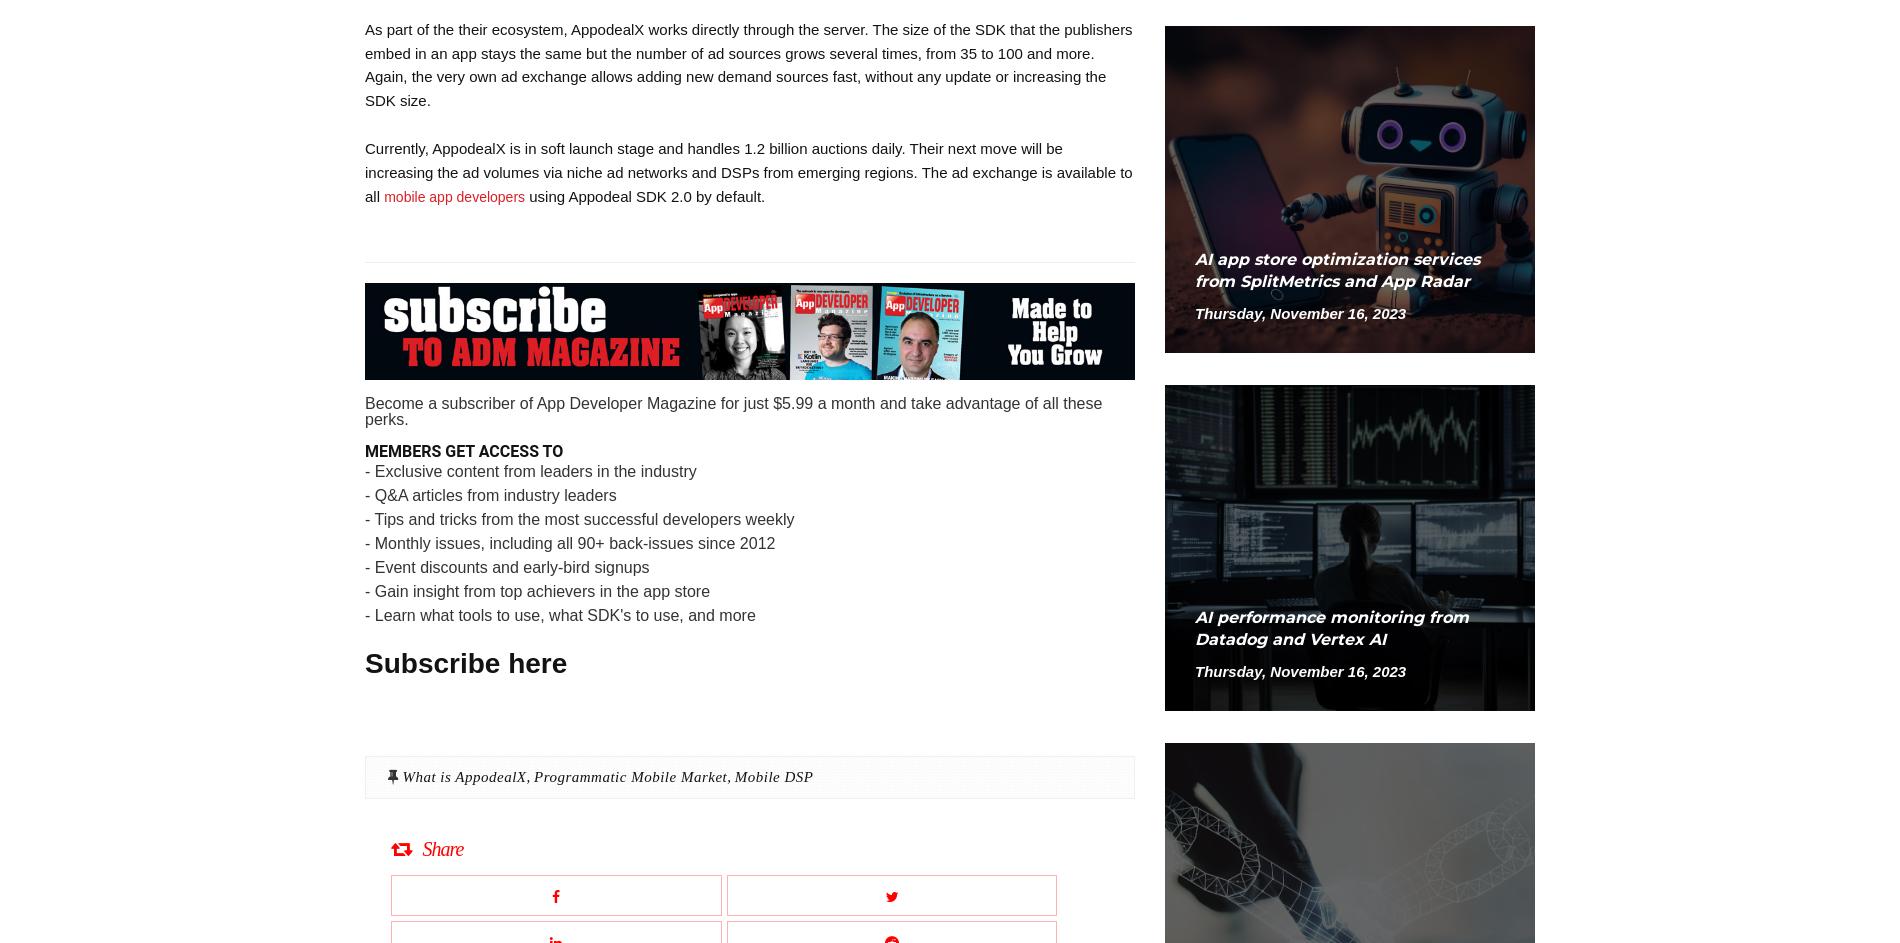 This screenshot has height=943, width=1900. What do you see at coordinates (363, 63) in the screenshot?
I see `'As part of the their ecosystem, AppodealX works directly through the server. The size of the SDK that the publishers embed in an app stays the same but the number of ad sources grows several times, from 35 to 100 and more. Again, the very own ad exchange allows adding new demand sources fast, without any update or increasing the SDK size.'` at bounding box center [363, 63].